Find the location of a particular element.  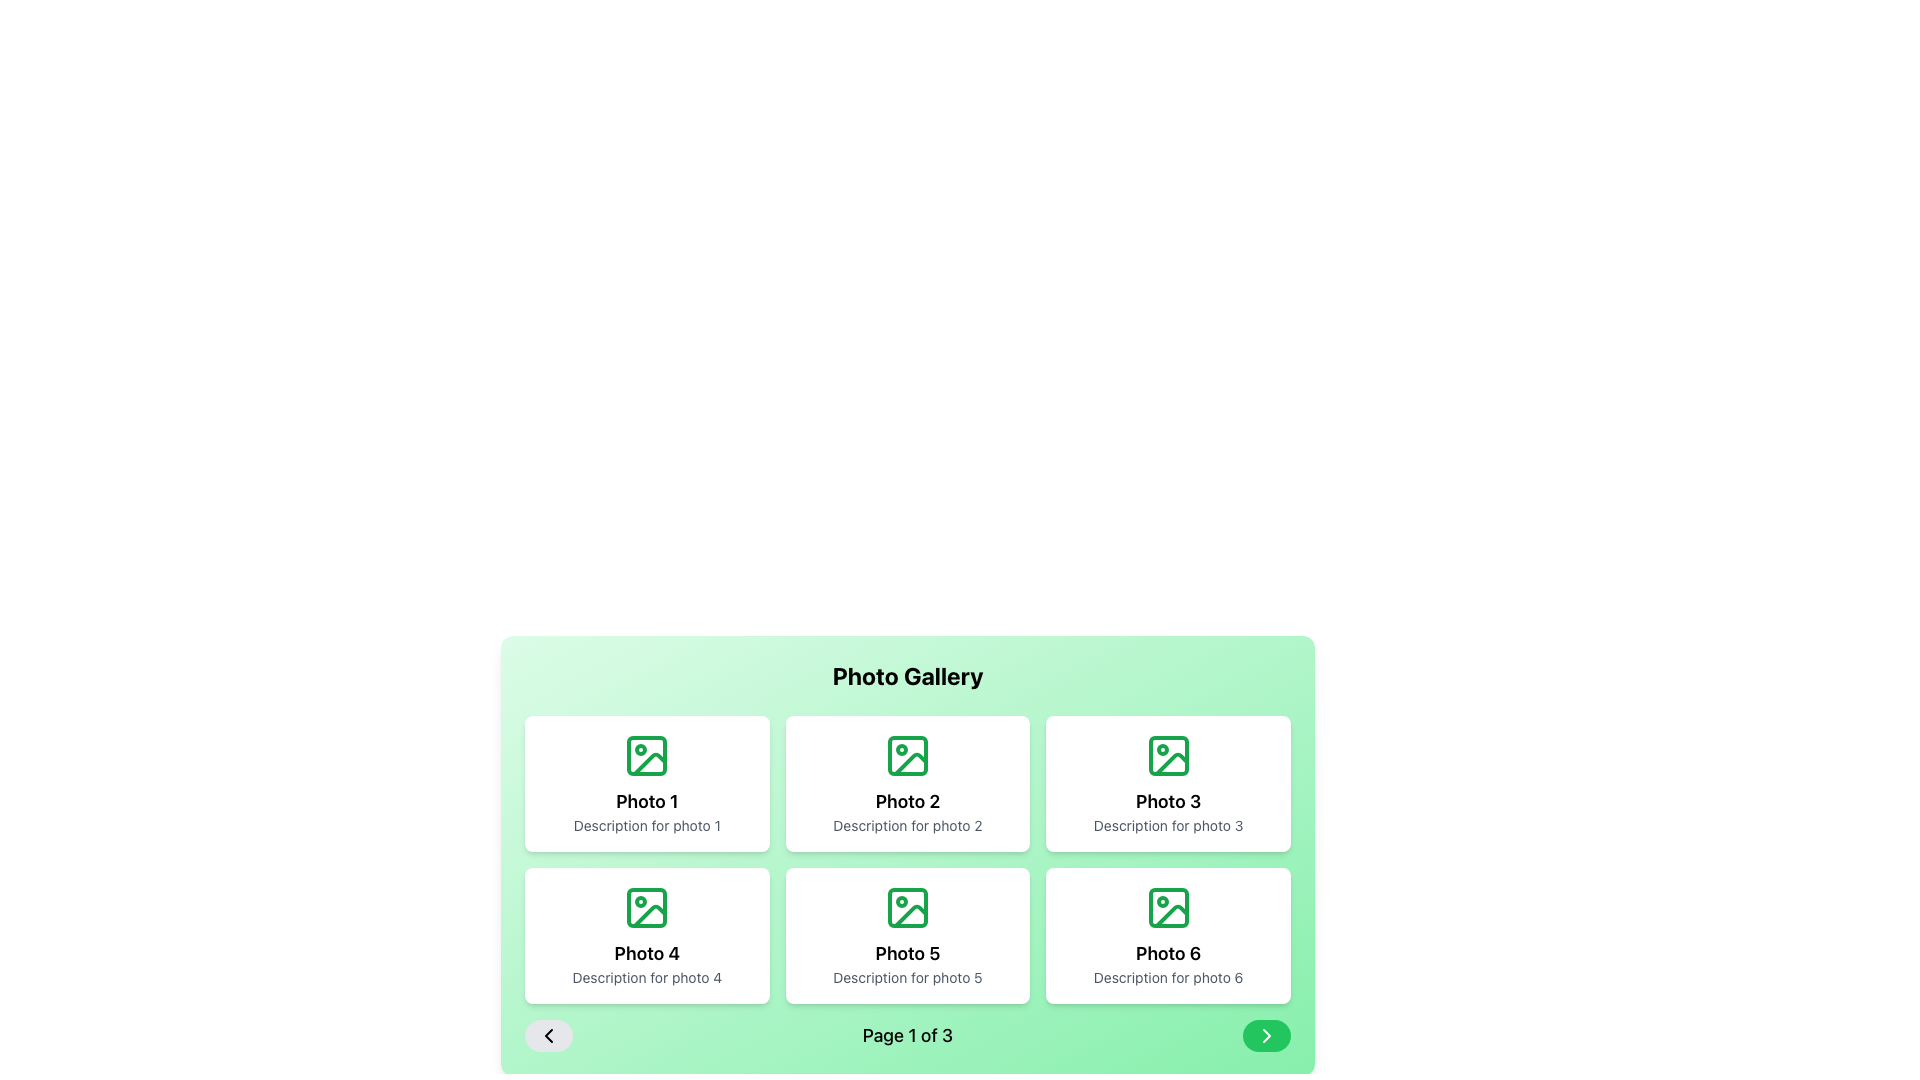

the small rectangle with rounded corners located in the upper-left corner of the 'Photo 6' SVG icon in the 'Photo Gallery' is located at coordinates (1168, 907).